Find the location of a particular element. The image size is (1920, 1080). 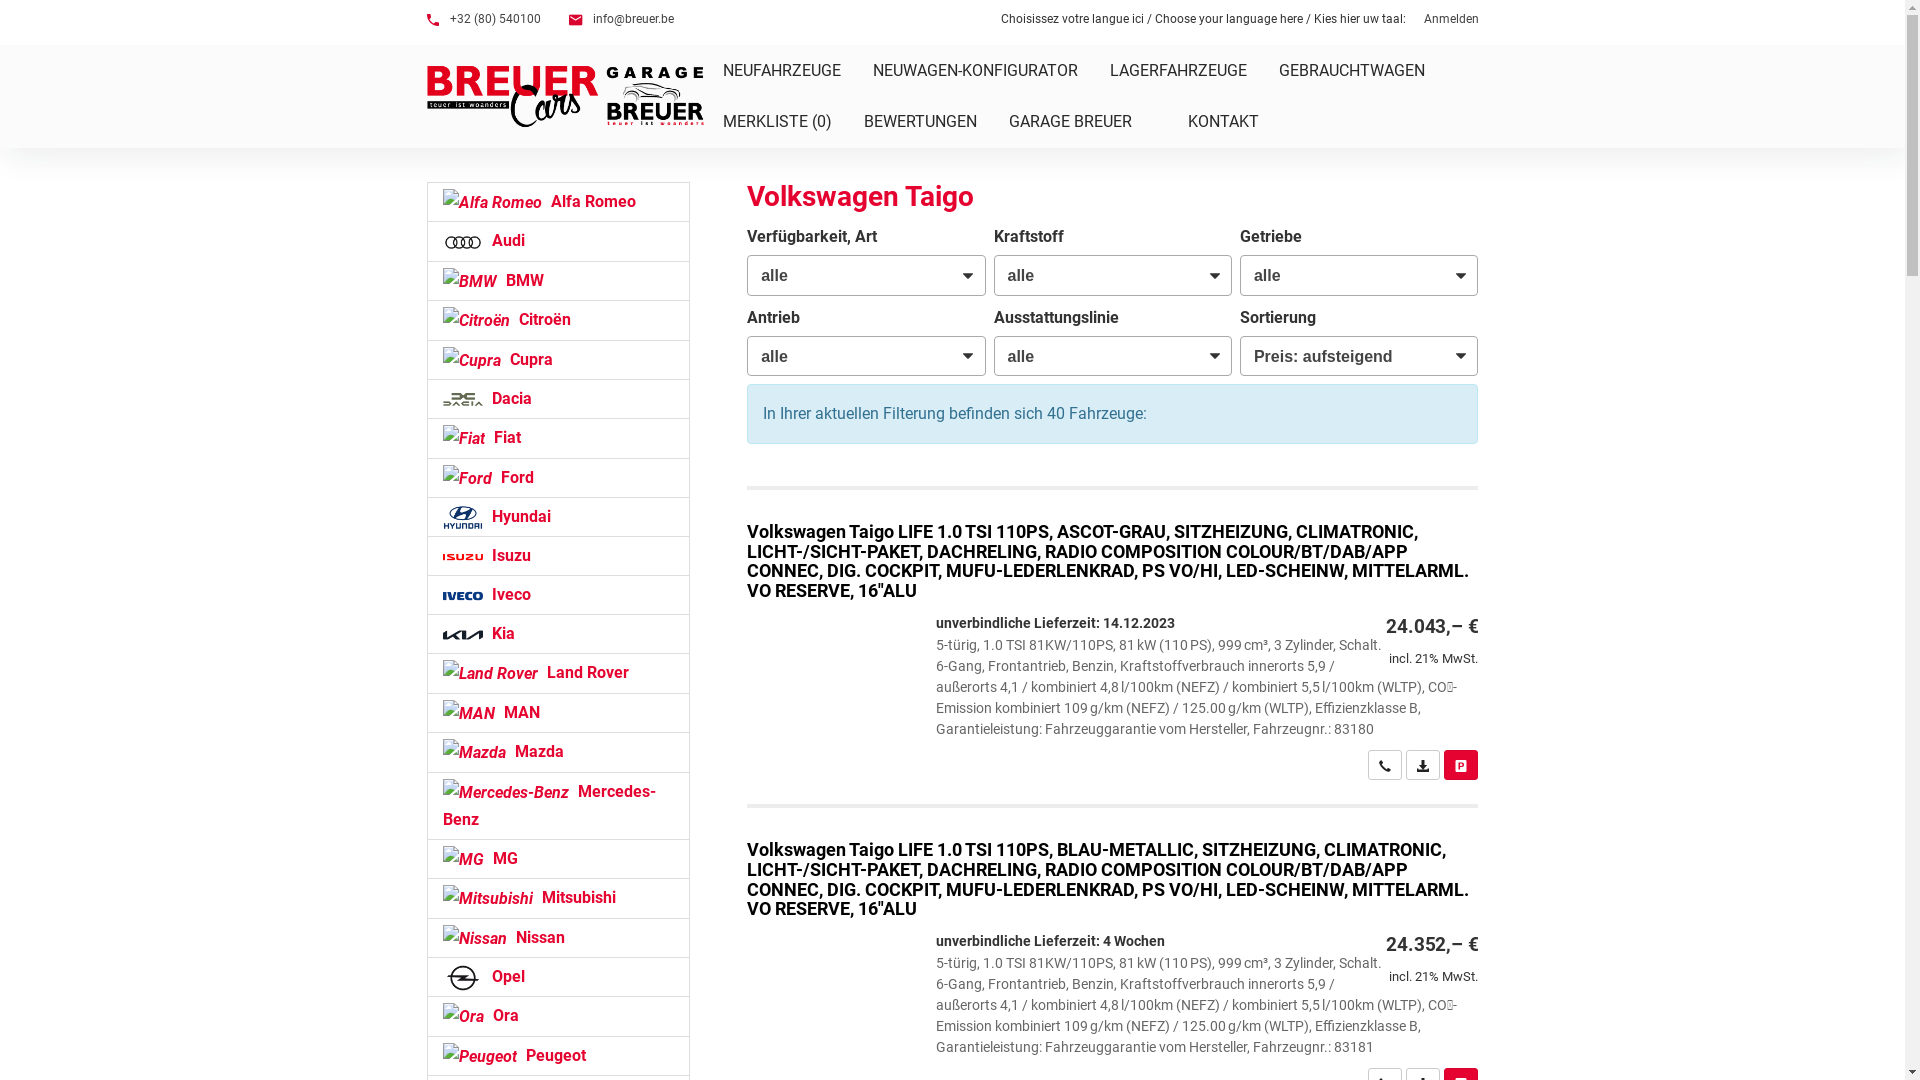

'Peugeot' is located at coordinates (557, 1055).